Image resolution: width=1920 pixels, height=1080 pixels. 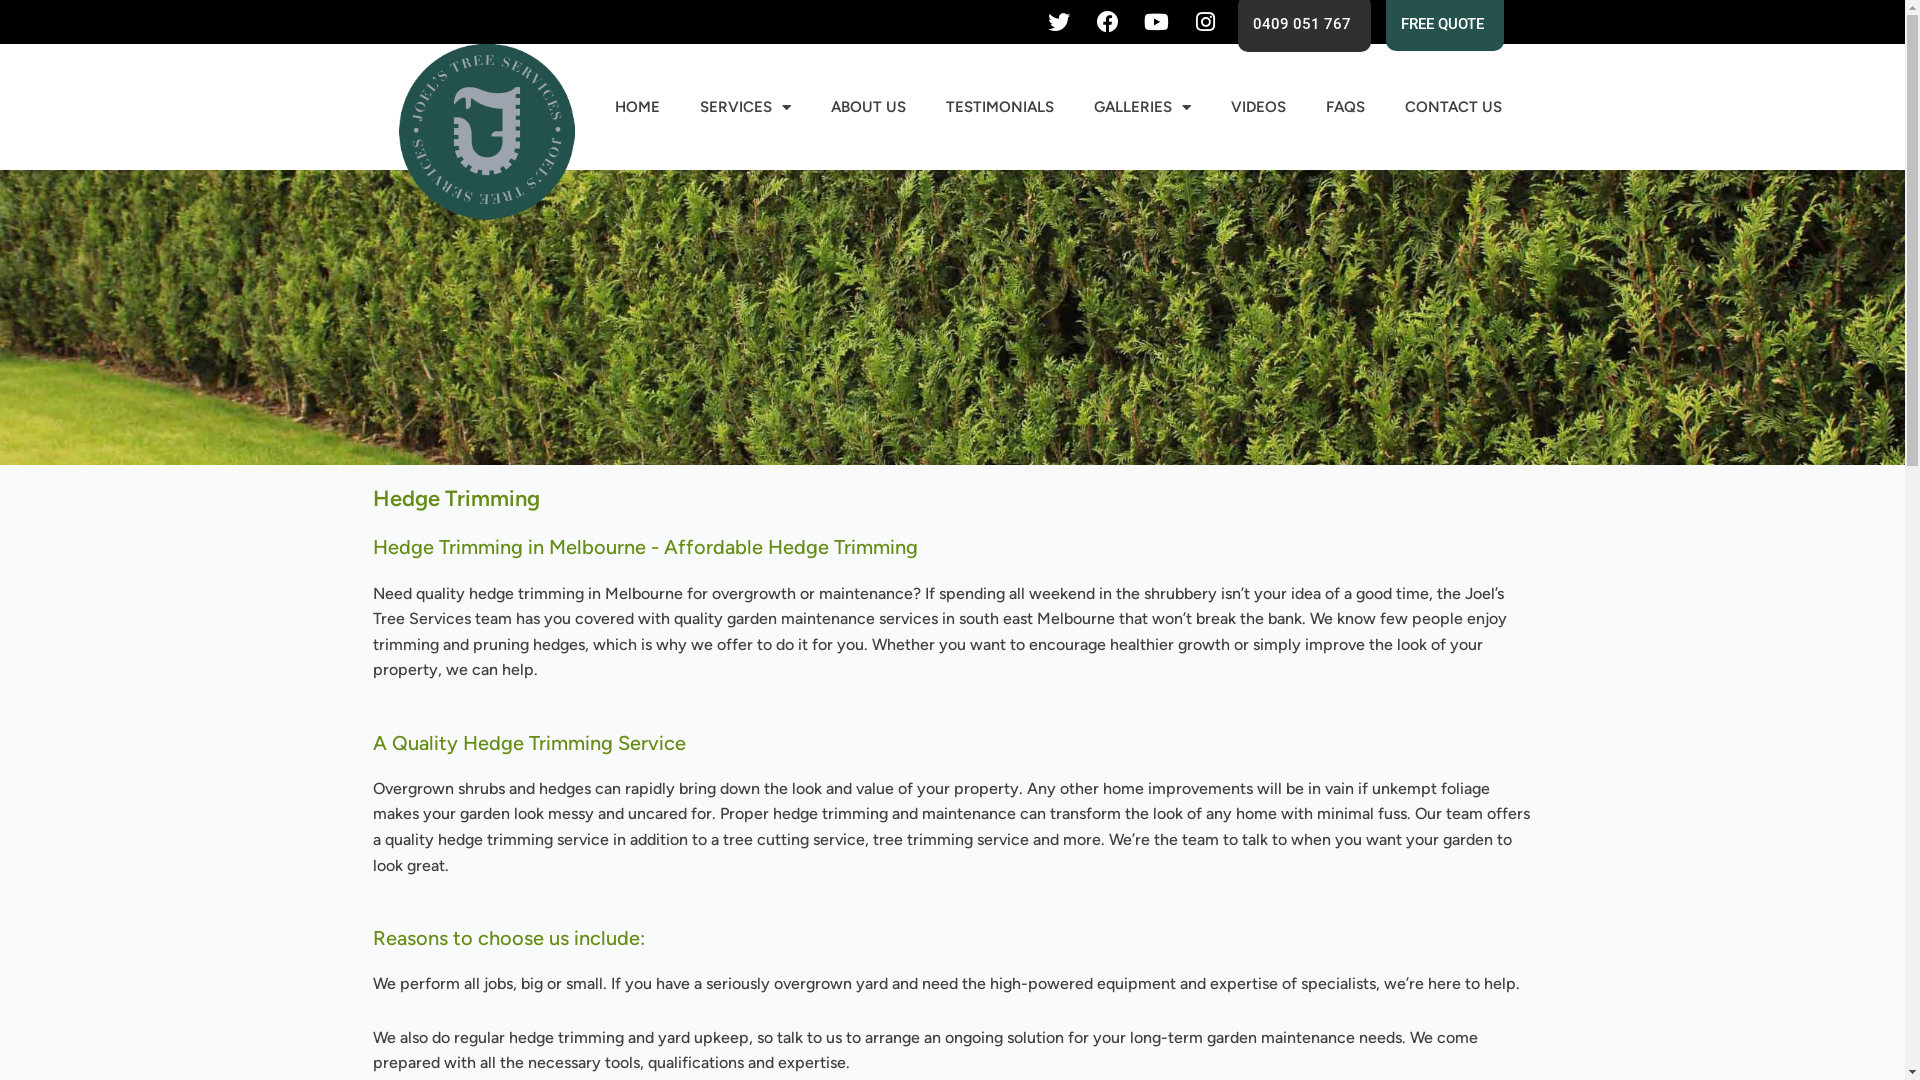 I want to click on 'ABOUT US', so click(x=868, y=107).